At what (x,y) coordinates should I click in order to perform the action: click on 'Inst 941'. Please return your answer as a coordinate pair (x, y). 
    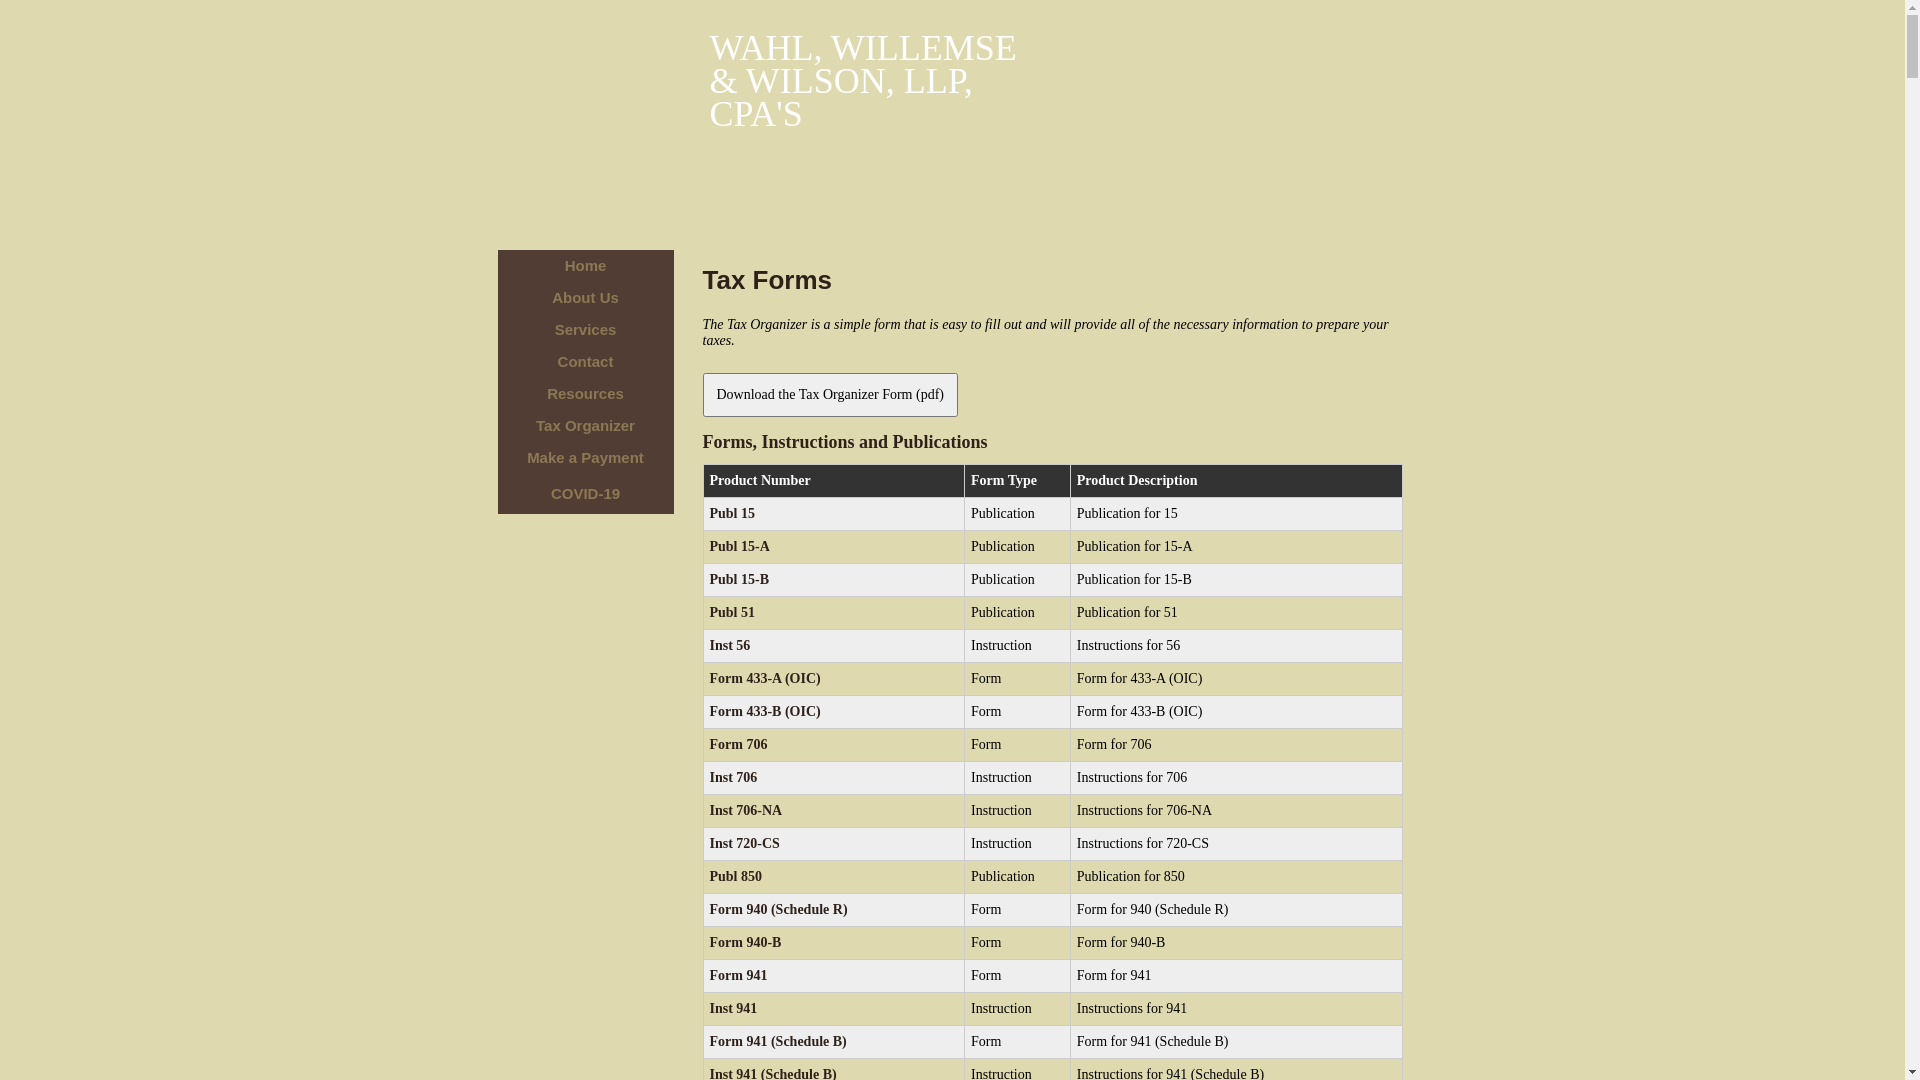
    Looking at the image, I should click on (733, 1008).